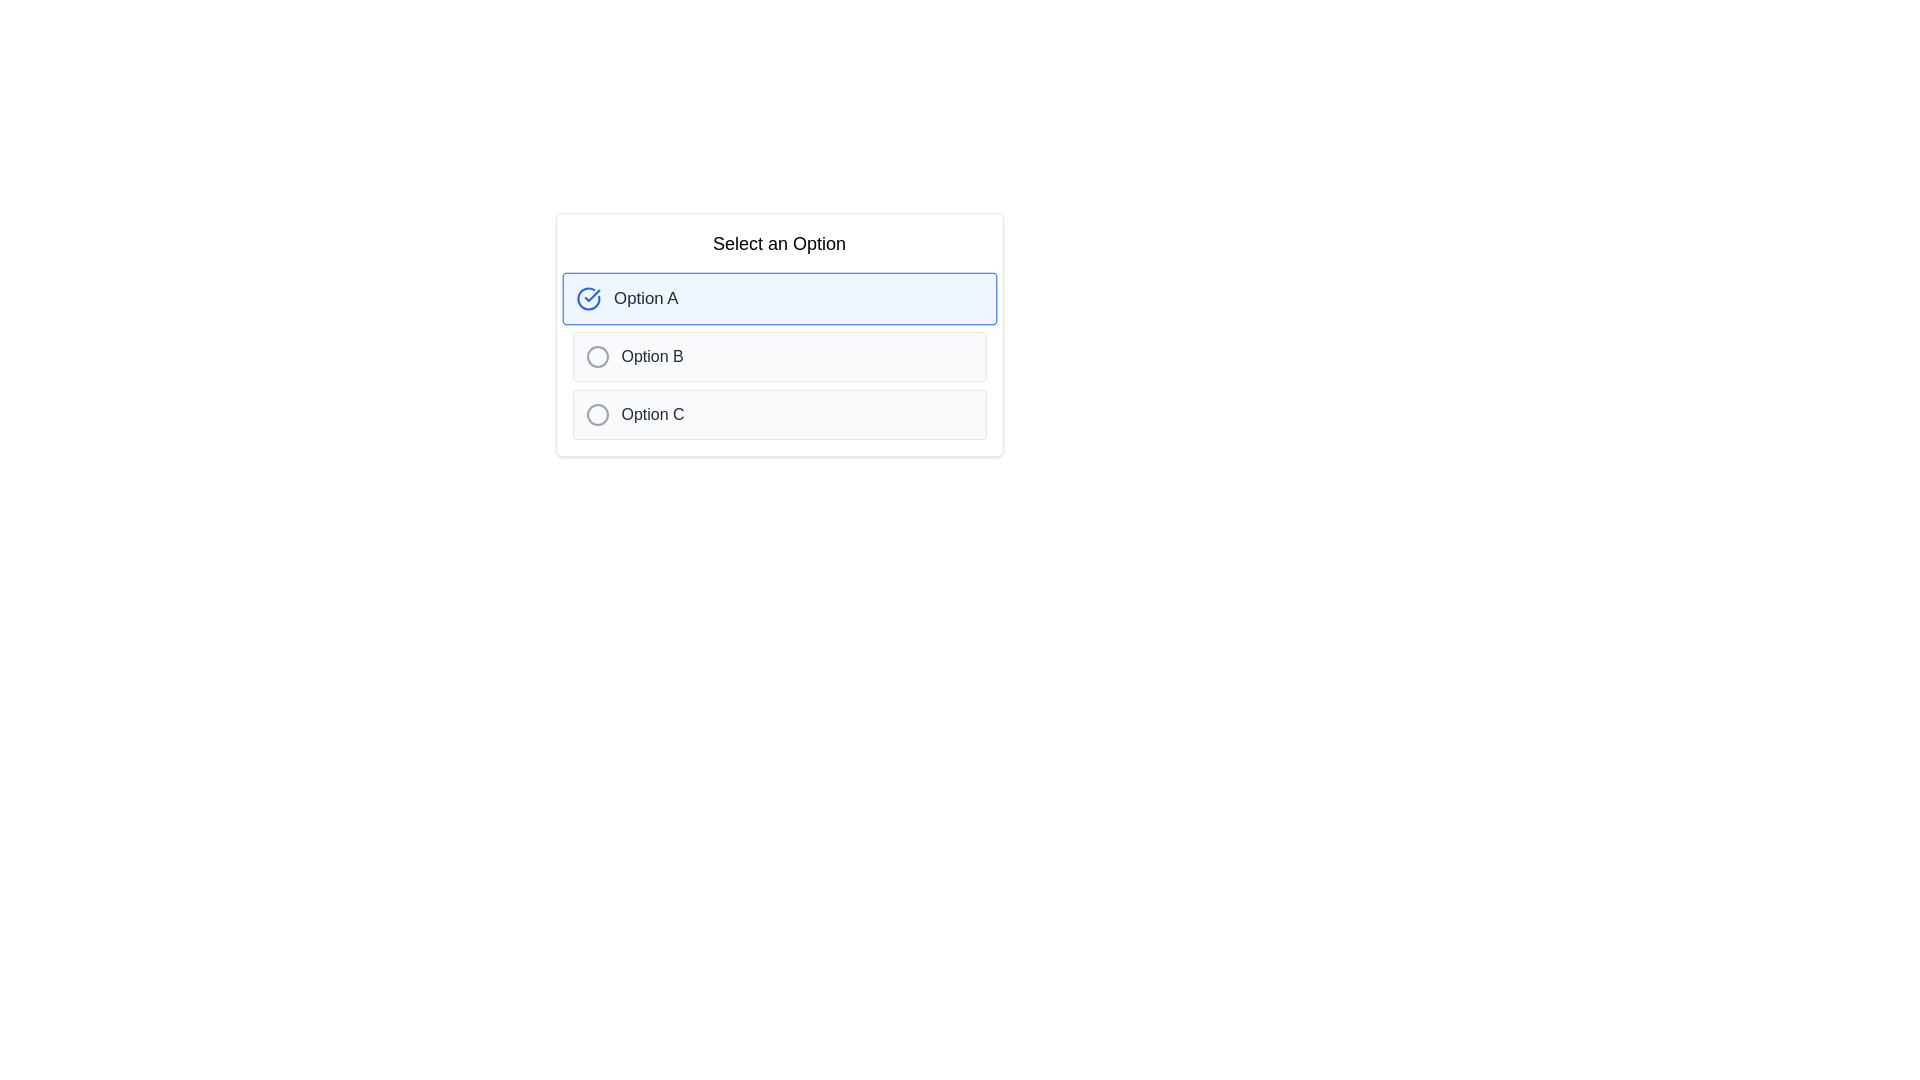 The height and width of the screenshot is (1080, 1920). What do you see at coordinates (587, 299) in the screenshot?
I see `the circular icon with a blue outline and checkmark symbol, which is located to the left of the text label 'Option A', to interact with it` at bounding box center [587, 299].